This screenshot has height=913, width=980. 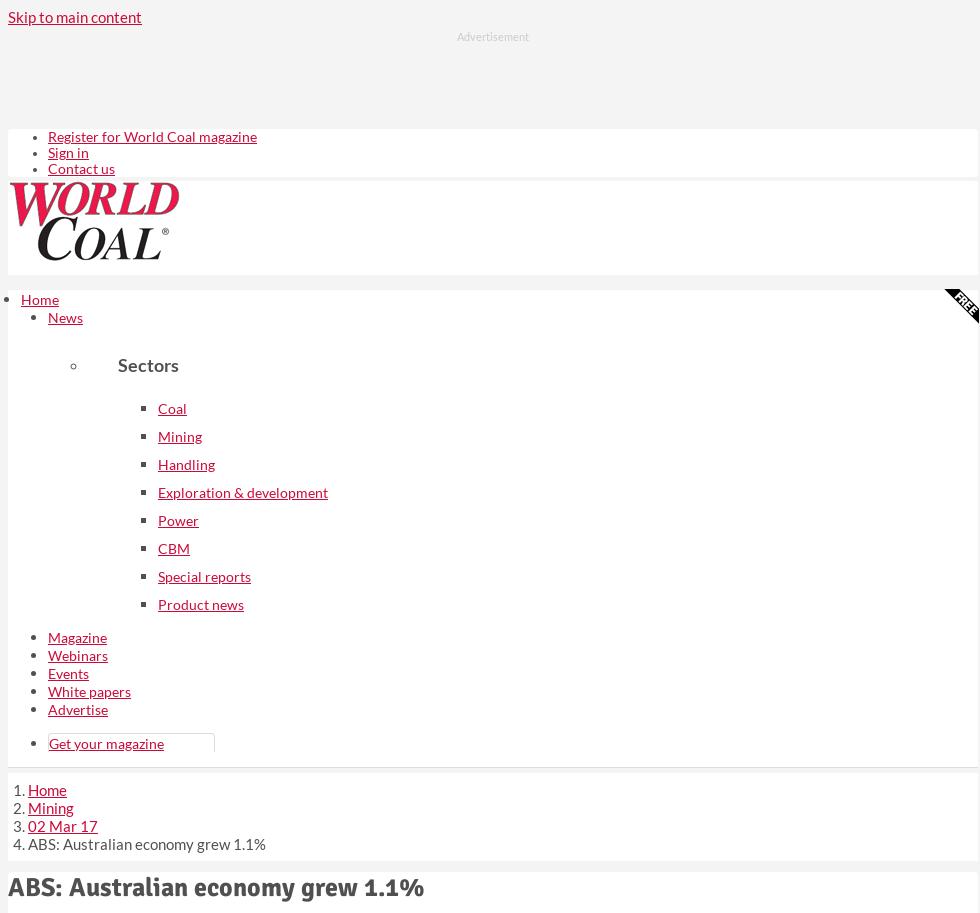 What do you see at coordinates (78, 653) in the screenshot?
I see `'Webinars'` at bounding box center [78, 653].